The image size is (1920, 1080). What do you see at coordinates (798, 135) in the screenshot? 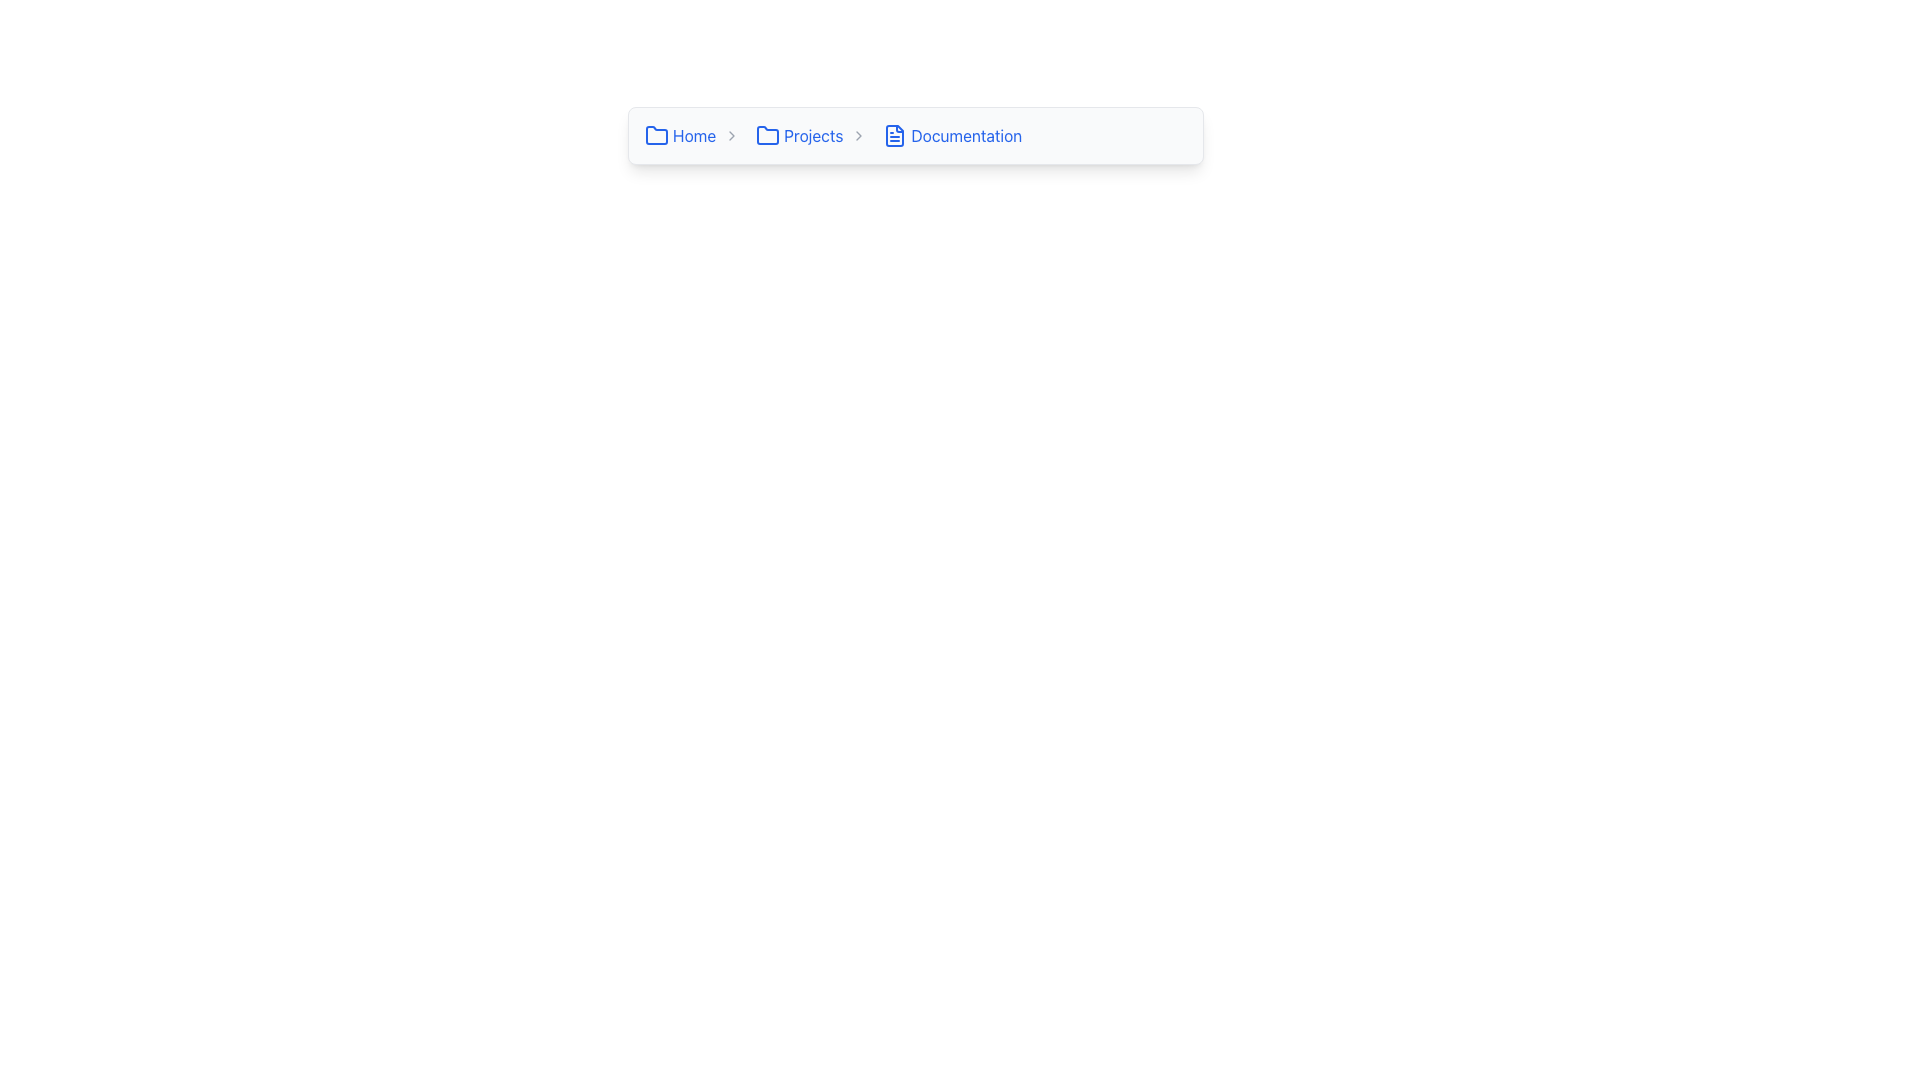
I see `the 'Projects' hyperlink in the breadcrumb navigation` at bounding box center [798, 135].